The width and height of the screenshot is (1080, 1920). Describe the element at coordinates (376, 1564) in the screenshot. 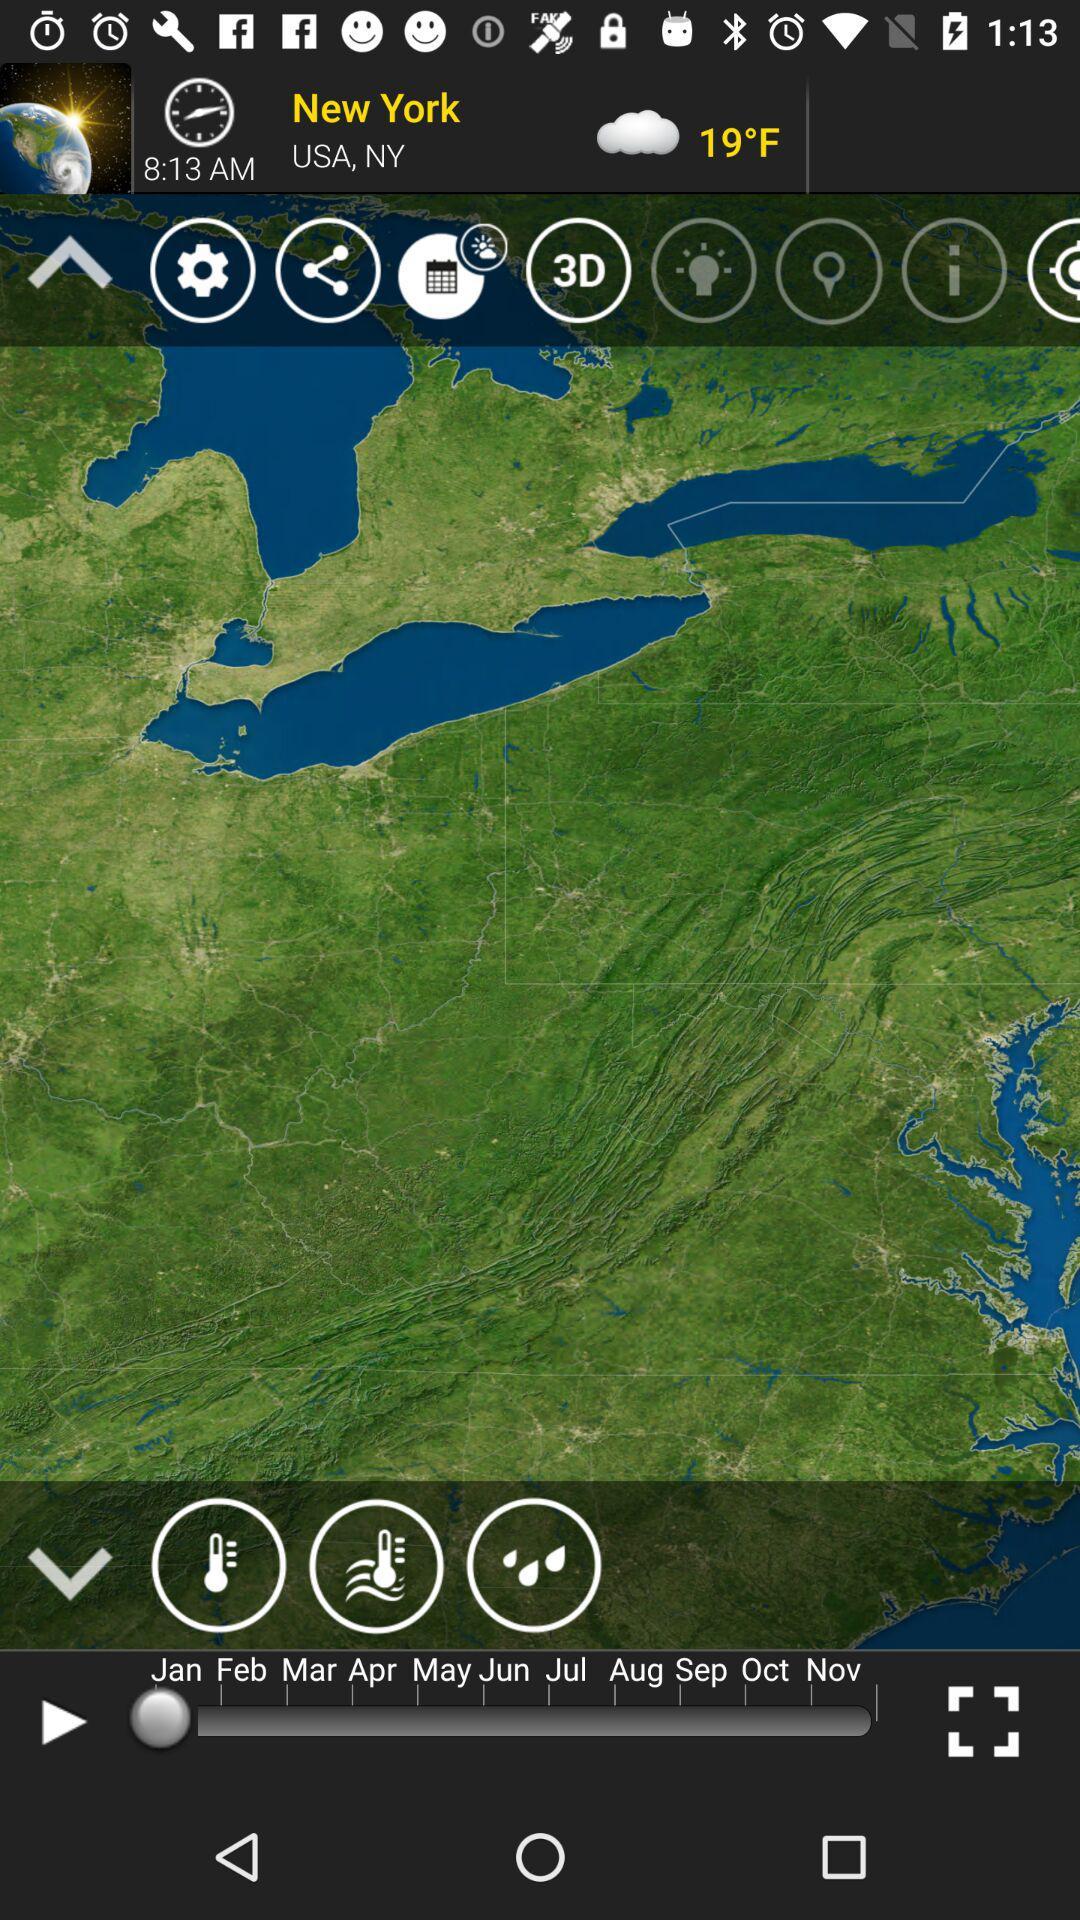

I see `the weather icon` at that location.